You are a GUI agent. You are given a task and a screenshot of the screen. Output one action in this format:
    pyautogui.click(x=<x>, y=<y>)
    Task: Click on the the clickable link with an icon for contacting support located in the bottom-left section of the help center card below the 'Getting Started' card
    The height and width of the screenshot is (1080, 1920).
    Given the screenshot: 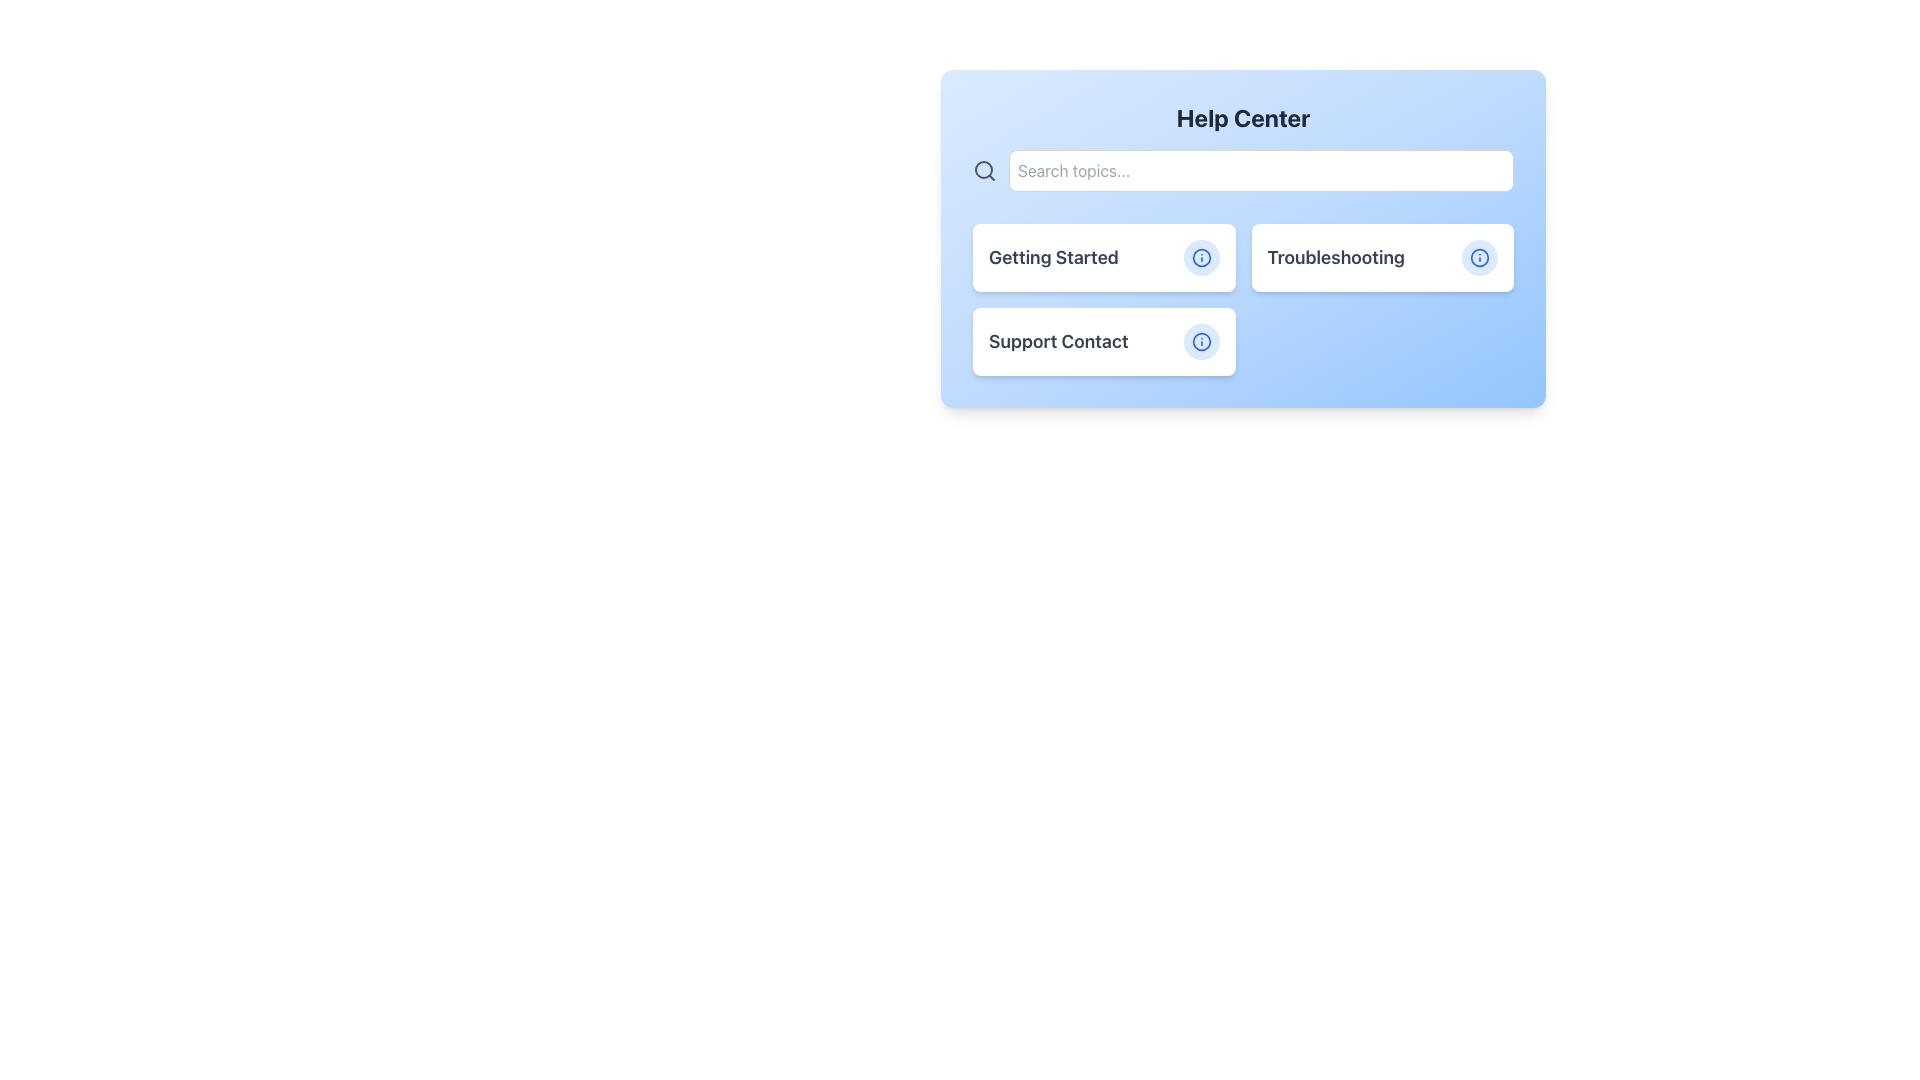 What is the action you would take?
    pyautogui.click(x=1103, y=341)
    